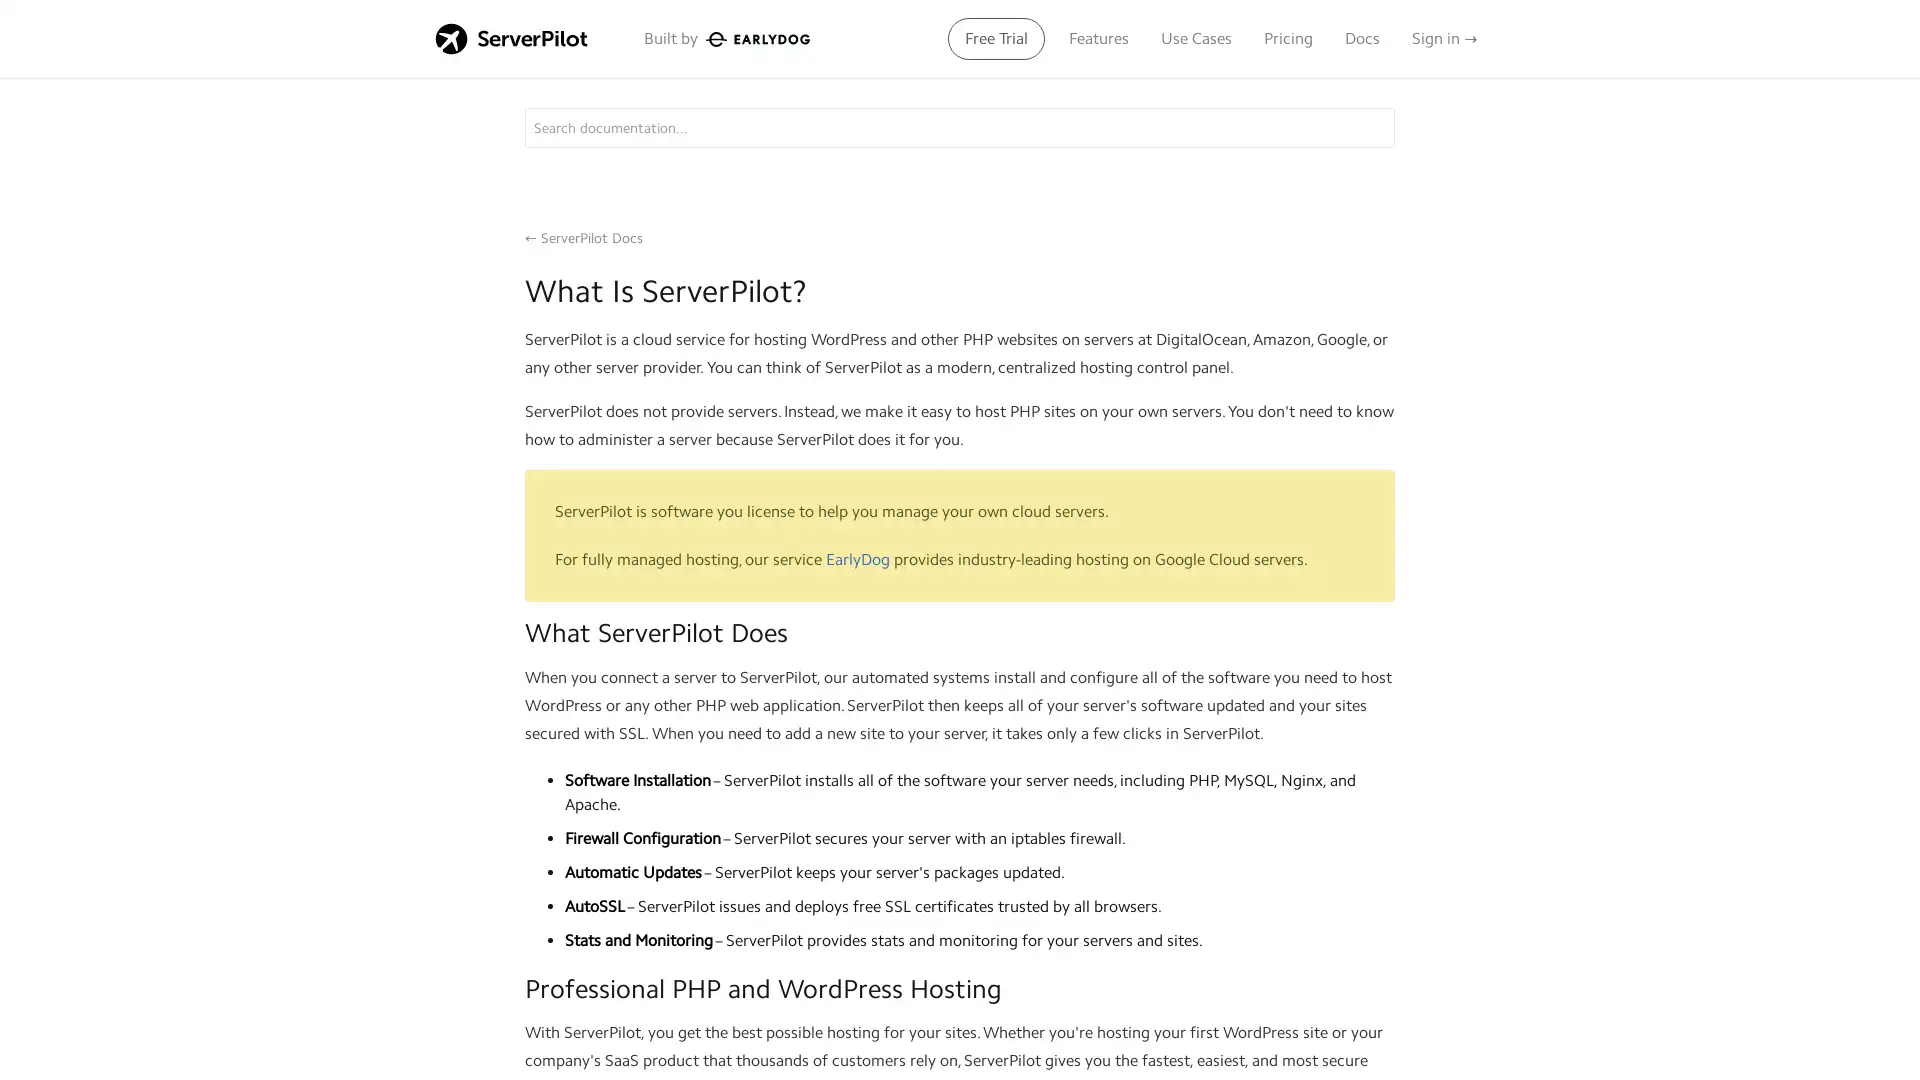 The height and width of the screenshot is (1080, 1920). What do you see at coordinates (1196, 38) in the screenshot?
I see `Use Cases` at bounding box center [1196, 38].